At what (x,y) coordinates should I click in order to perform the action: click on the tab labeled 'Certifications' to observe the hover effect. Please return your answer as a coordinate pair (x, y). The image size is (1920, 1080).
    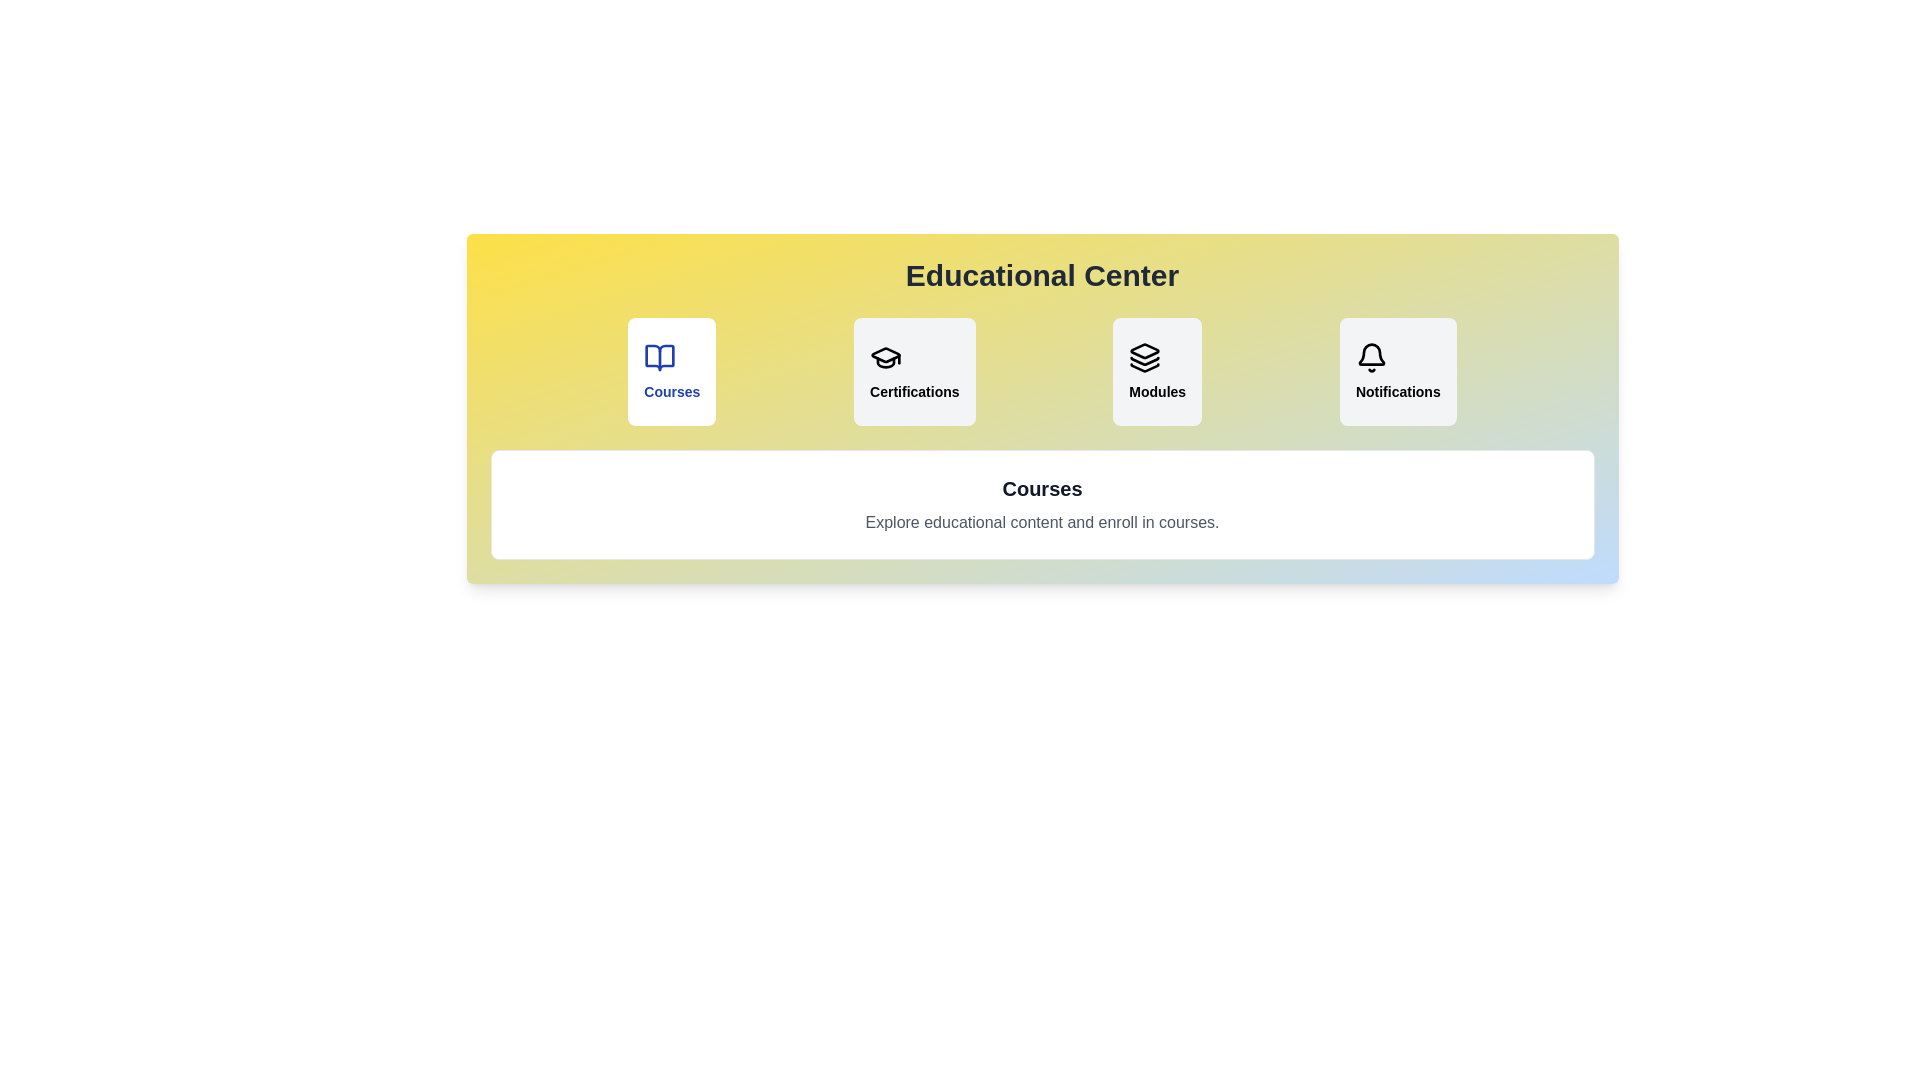
    Looking at the image, I should click on (913, 371).